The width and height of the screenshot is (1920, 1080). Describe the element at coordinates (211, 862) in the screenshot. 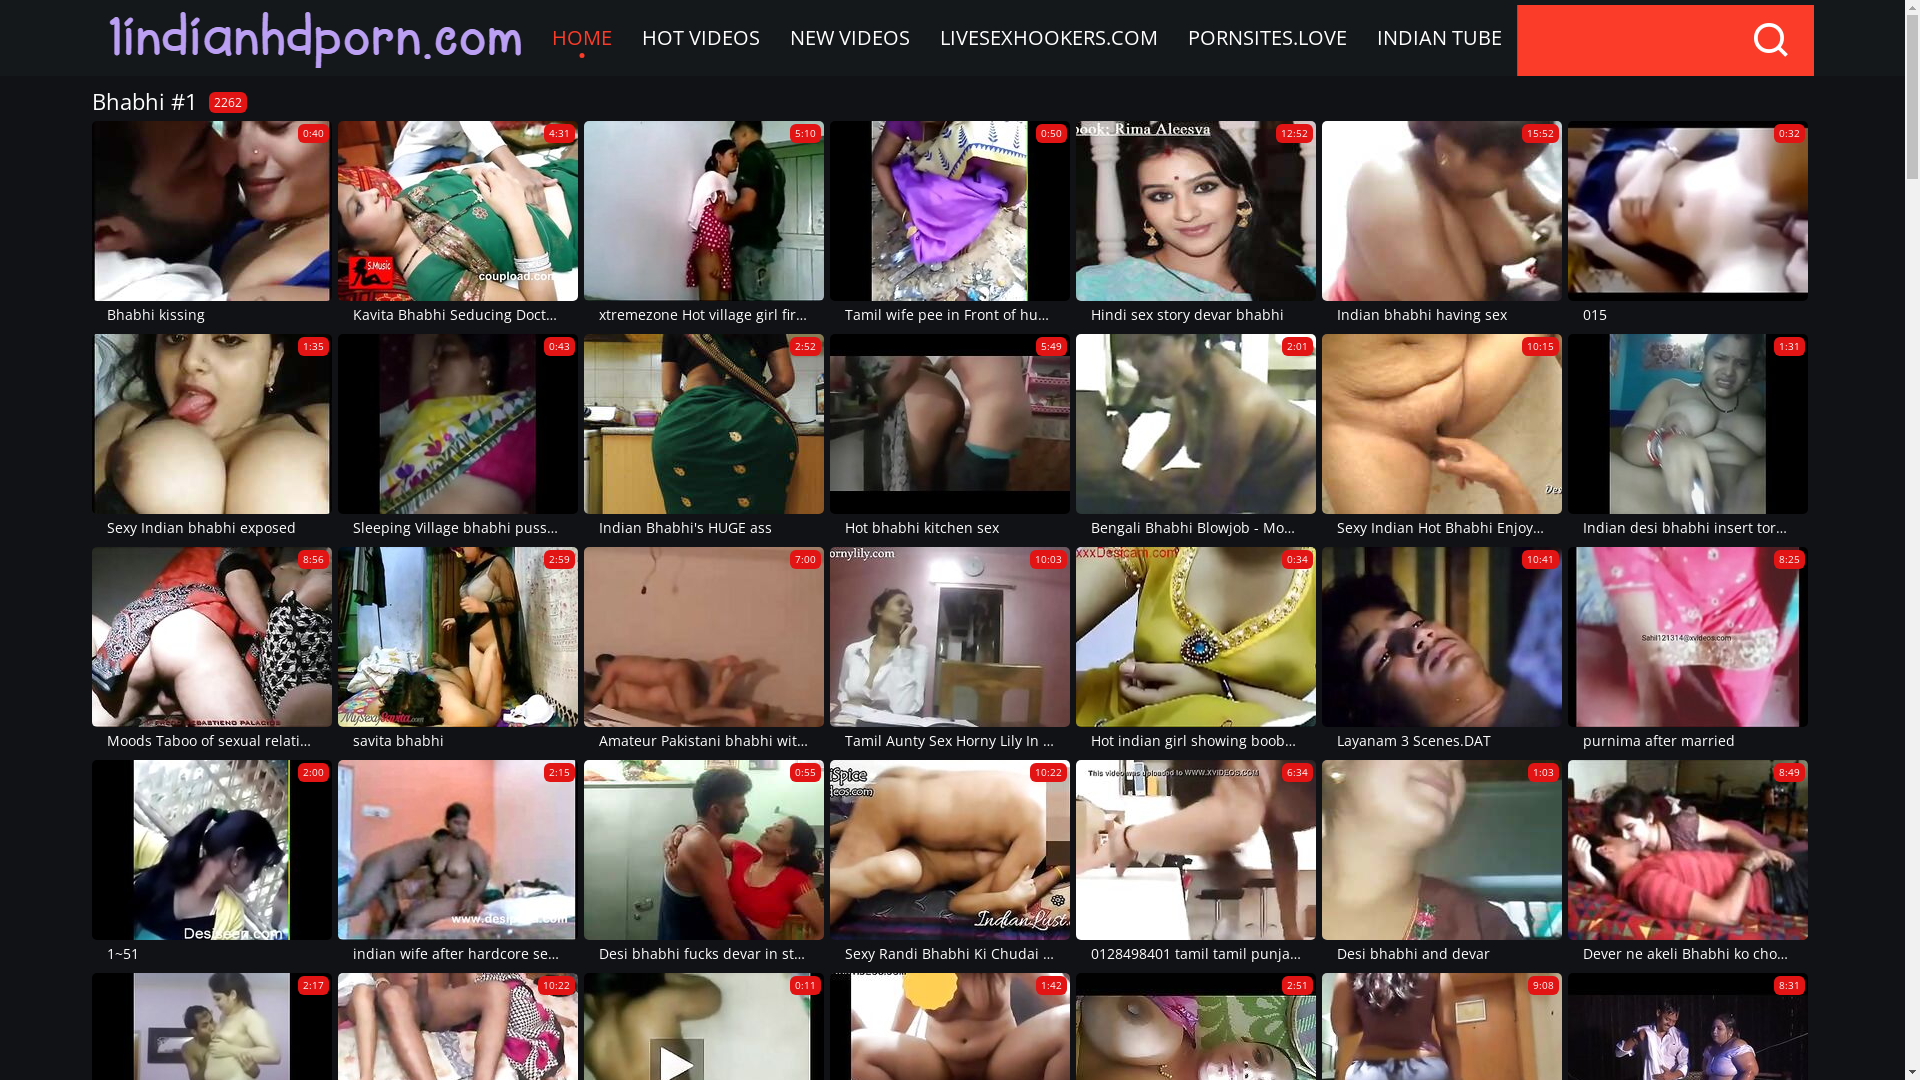

I see `'2:00` at that location.